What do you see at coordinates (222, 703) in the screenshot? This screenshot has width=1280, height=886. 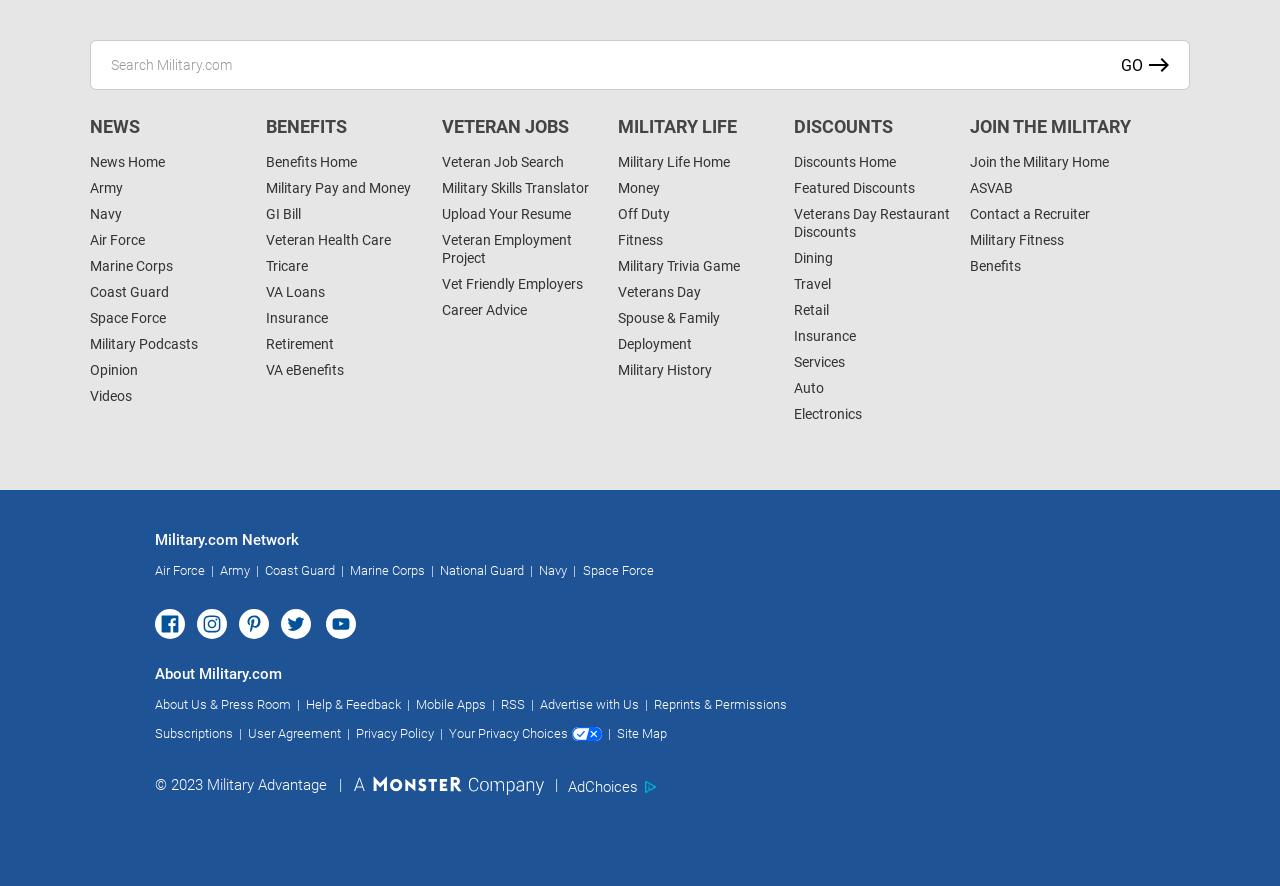 I see `'About Us & Press Room'` at bounding box center [222, 703].